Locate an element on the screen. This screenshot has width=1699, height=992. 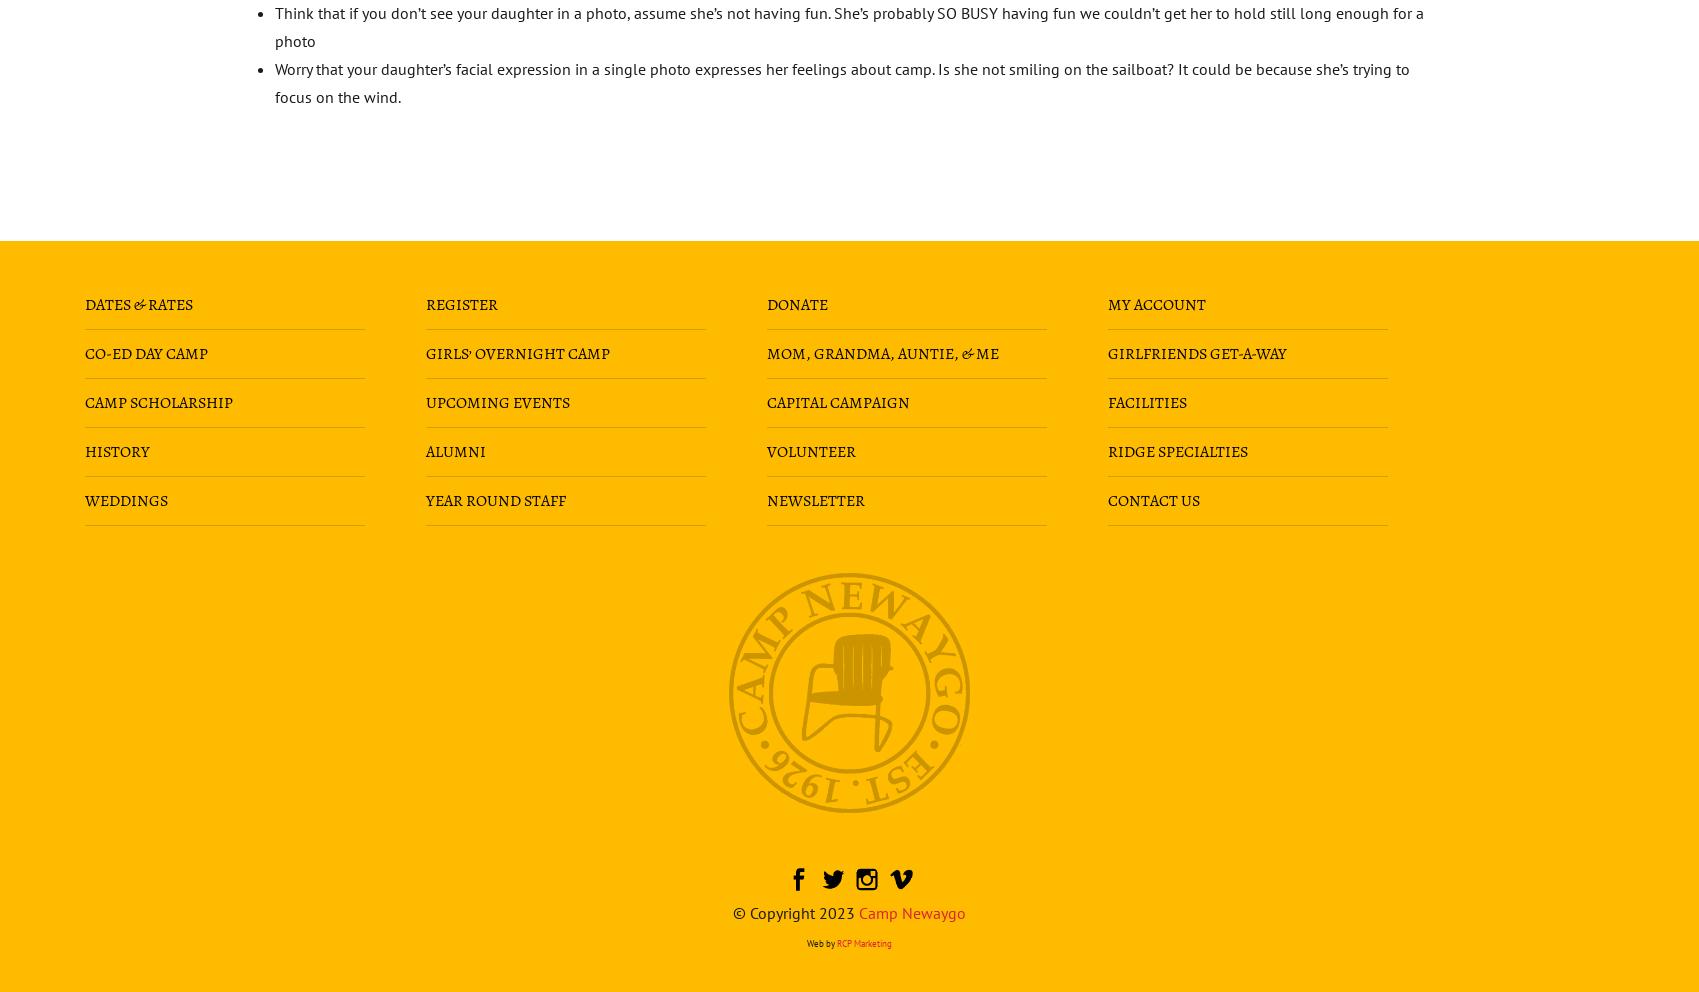
'History' is located at coordinates (115, 449).